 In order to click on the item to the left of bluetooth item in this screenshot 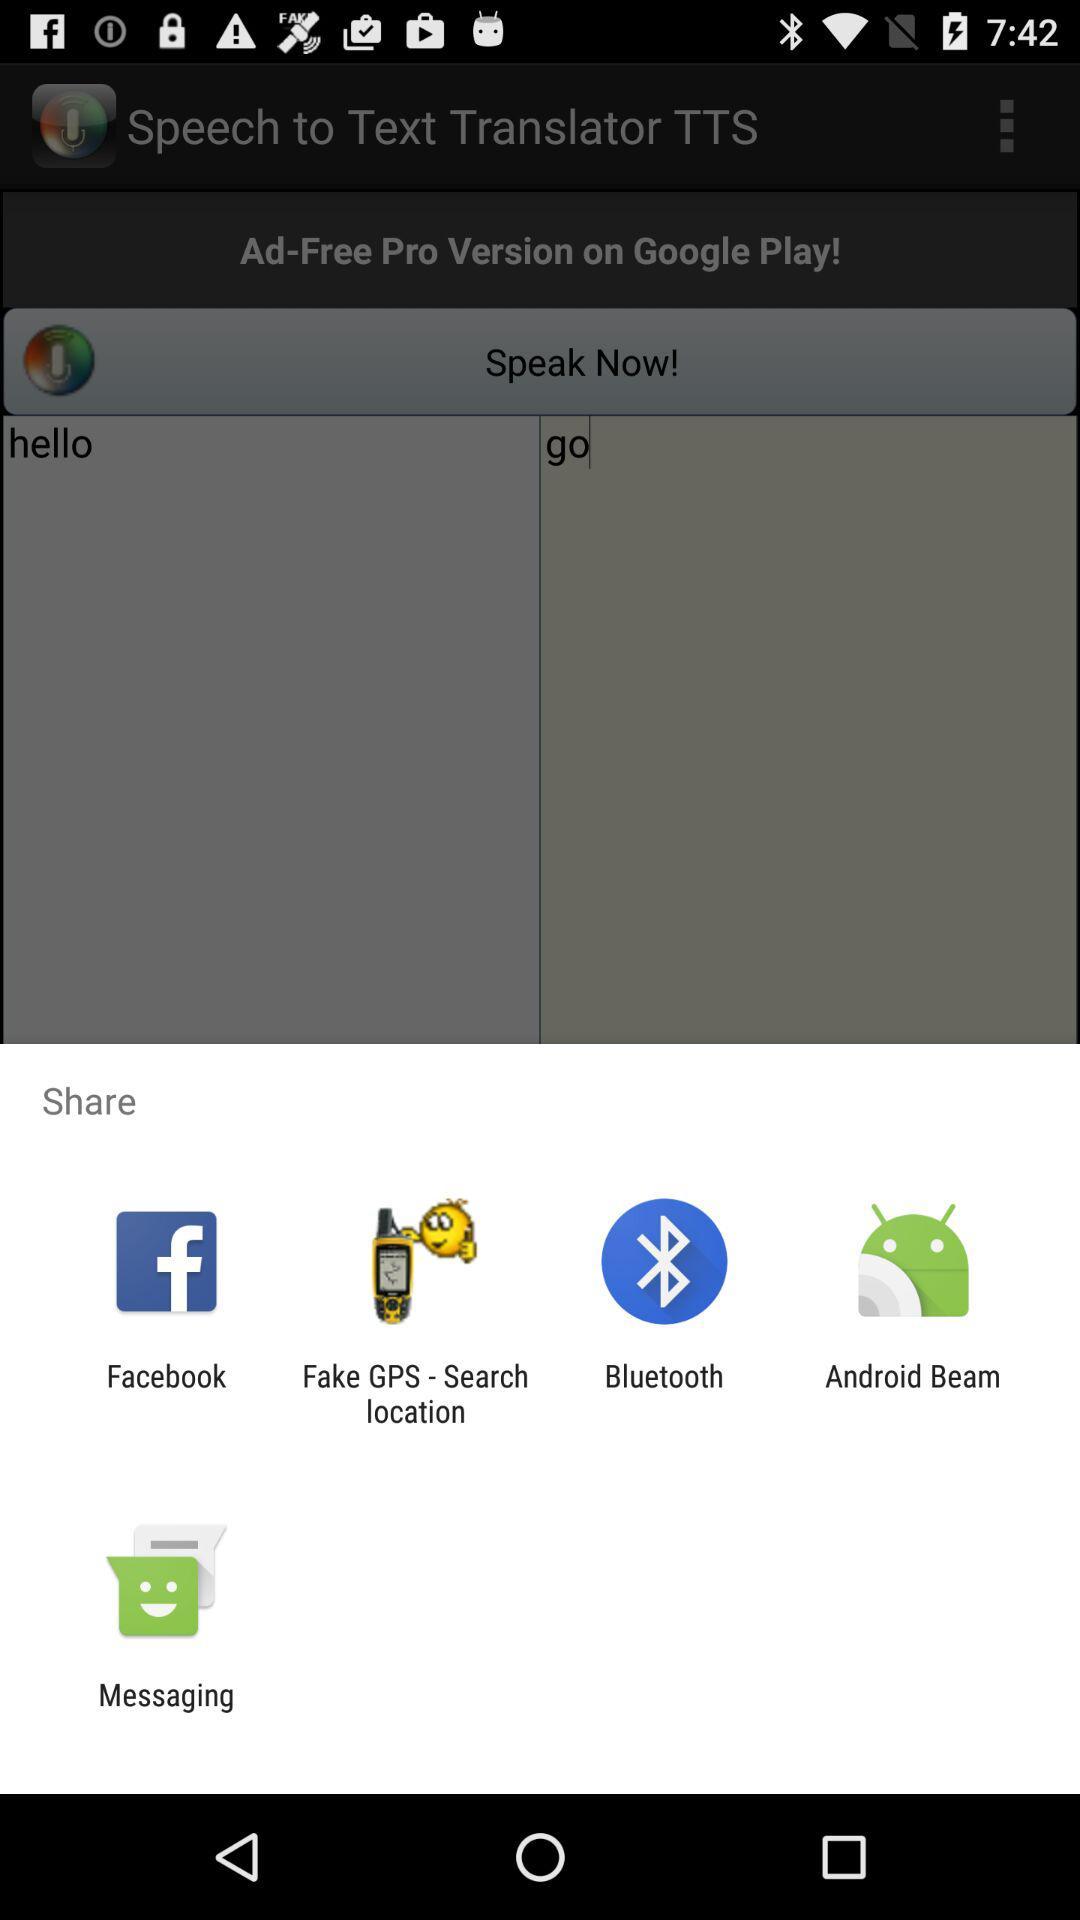, I will do `click(414, 1392)`.